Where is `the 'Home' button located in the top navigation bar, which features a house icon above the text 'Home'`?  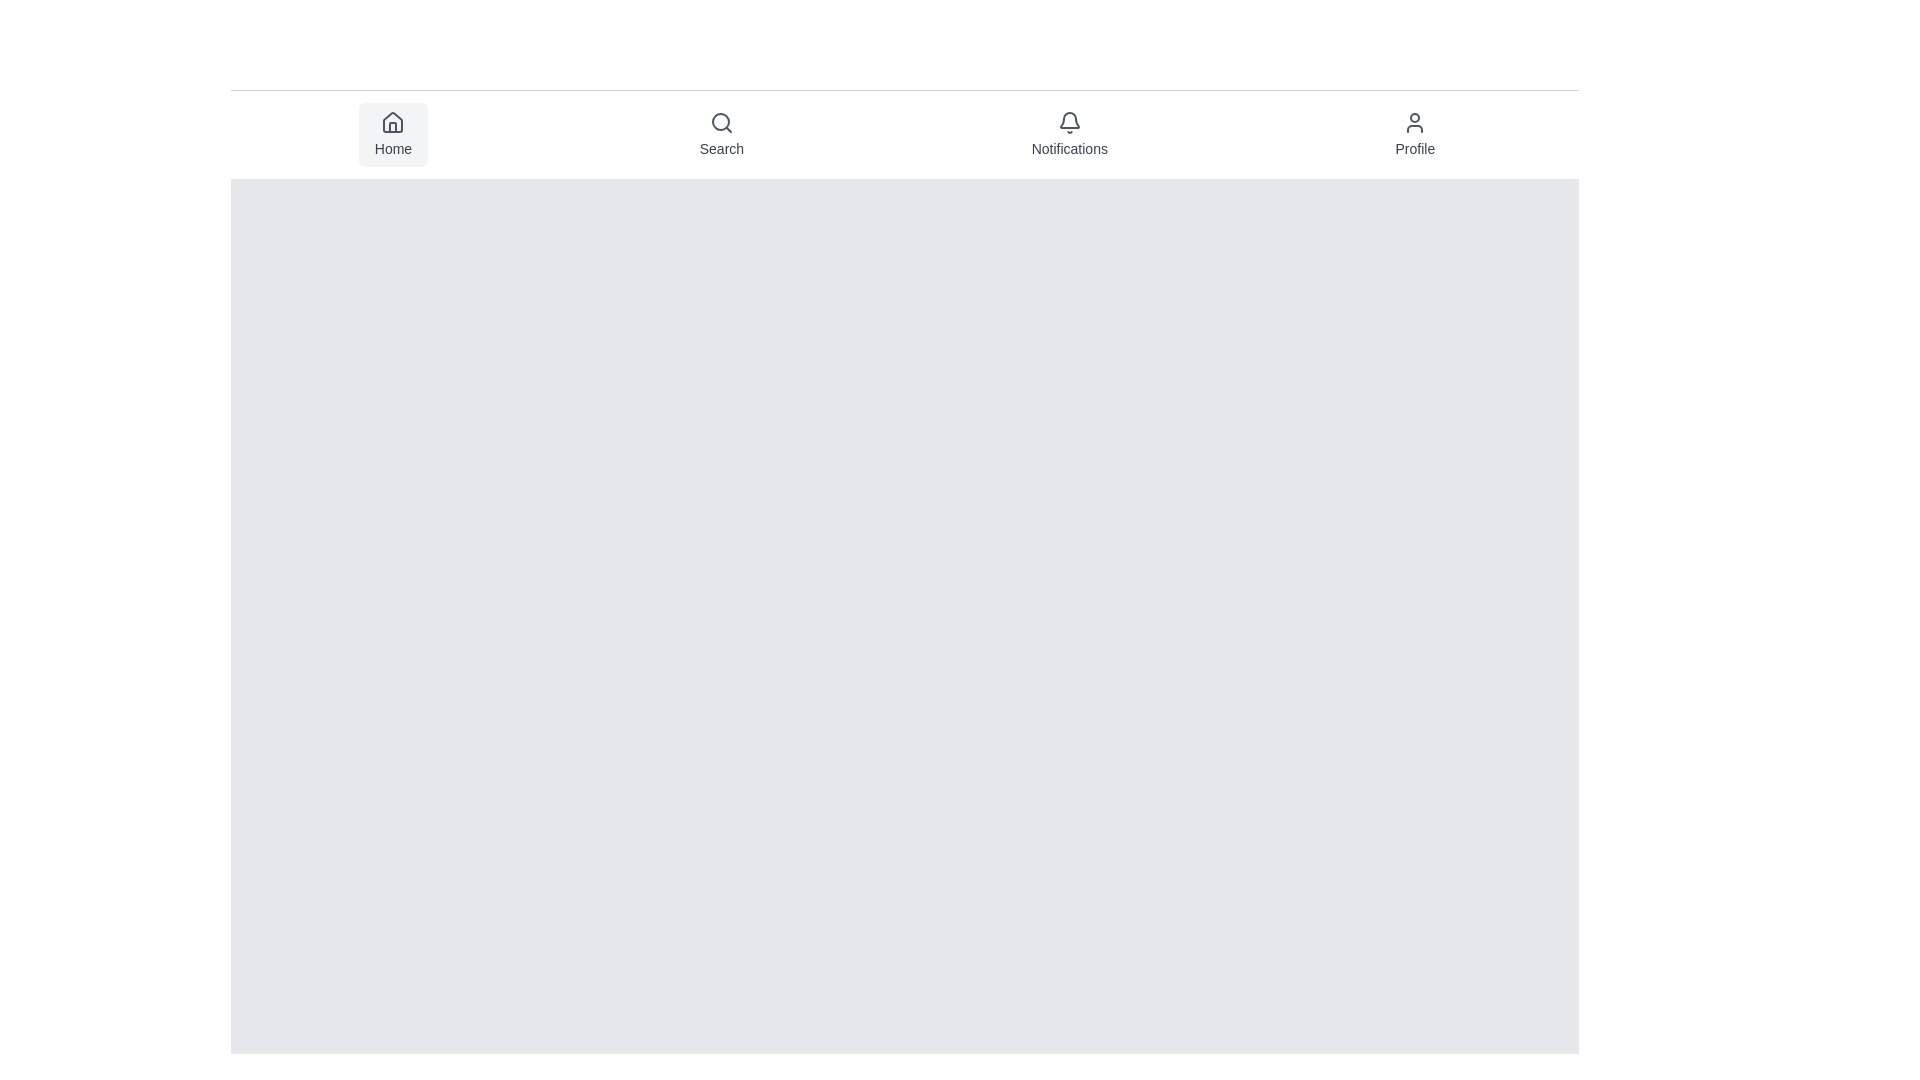 the 'Home' button located in the top navigation bar, which features a house icon above the text 'Home' is located at coordinates (393, 135).